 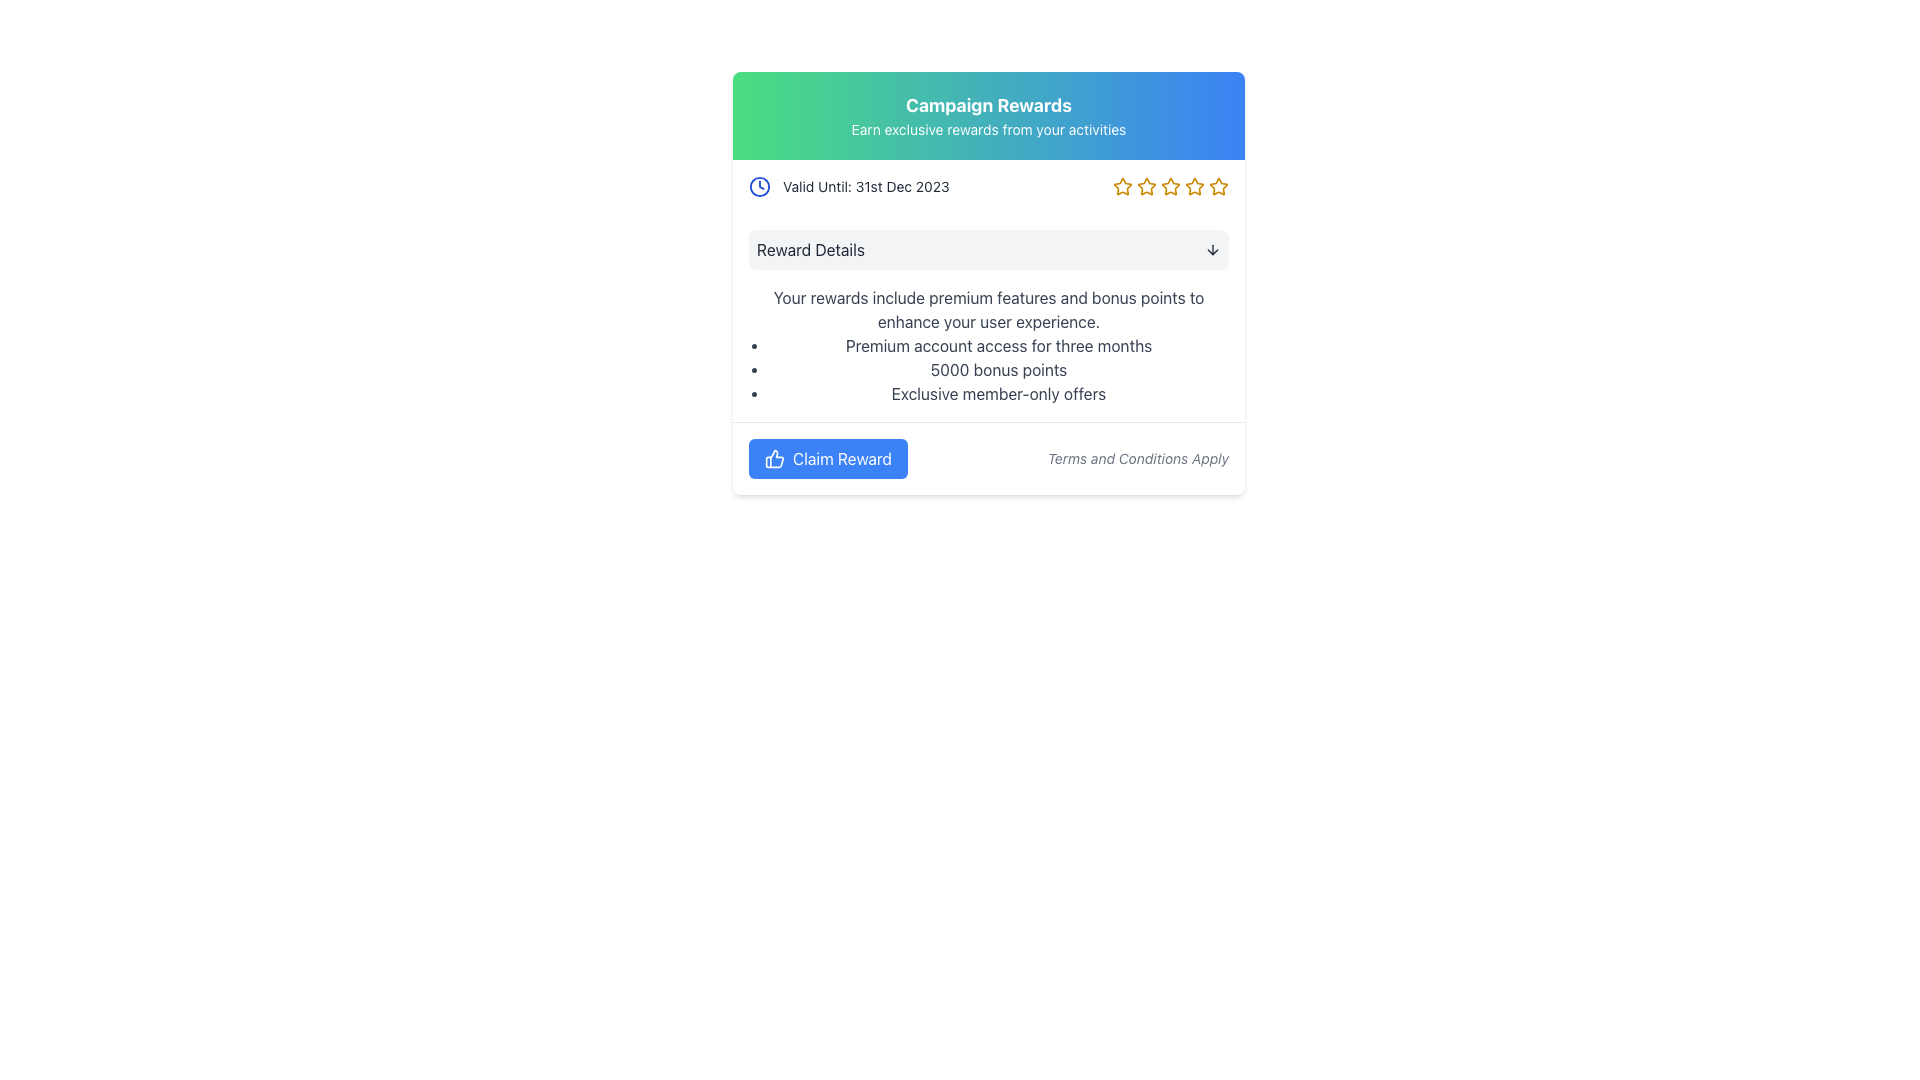 I want to click on the thumbs-up icon located within the blue 'Claim Reward' button at the bottom of the content card, so click(x=773, y=459).